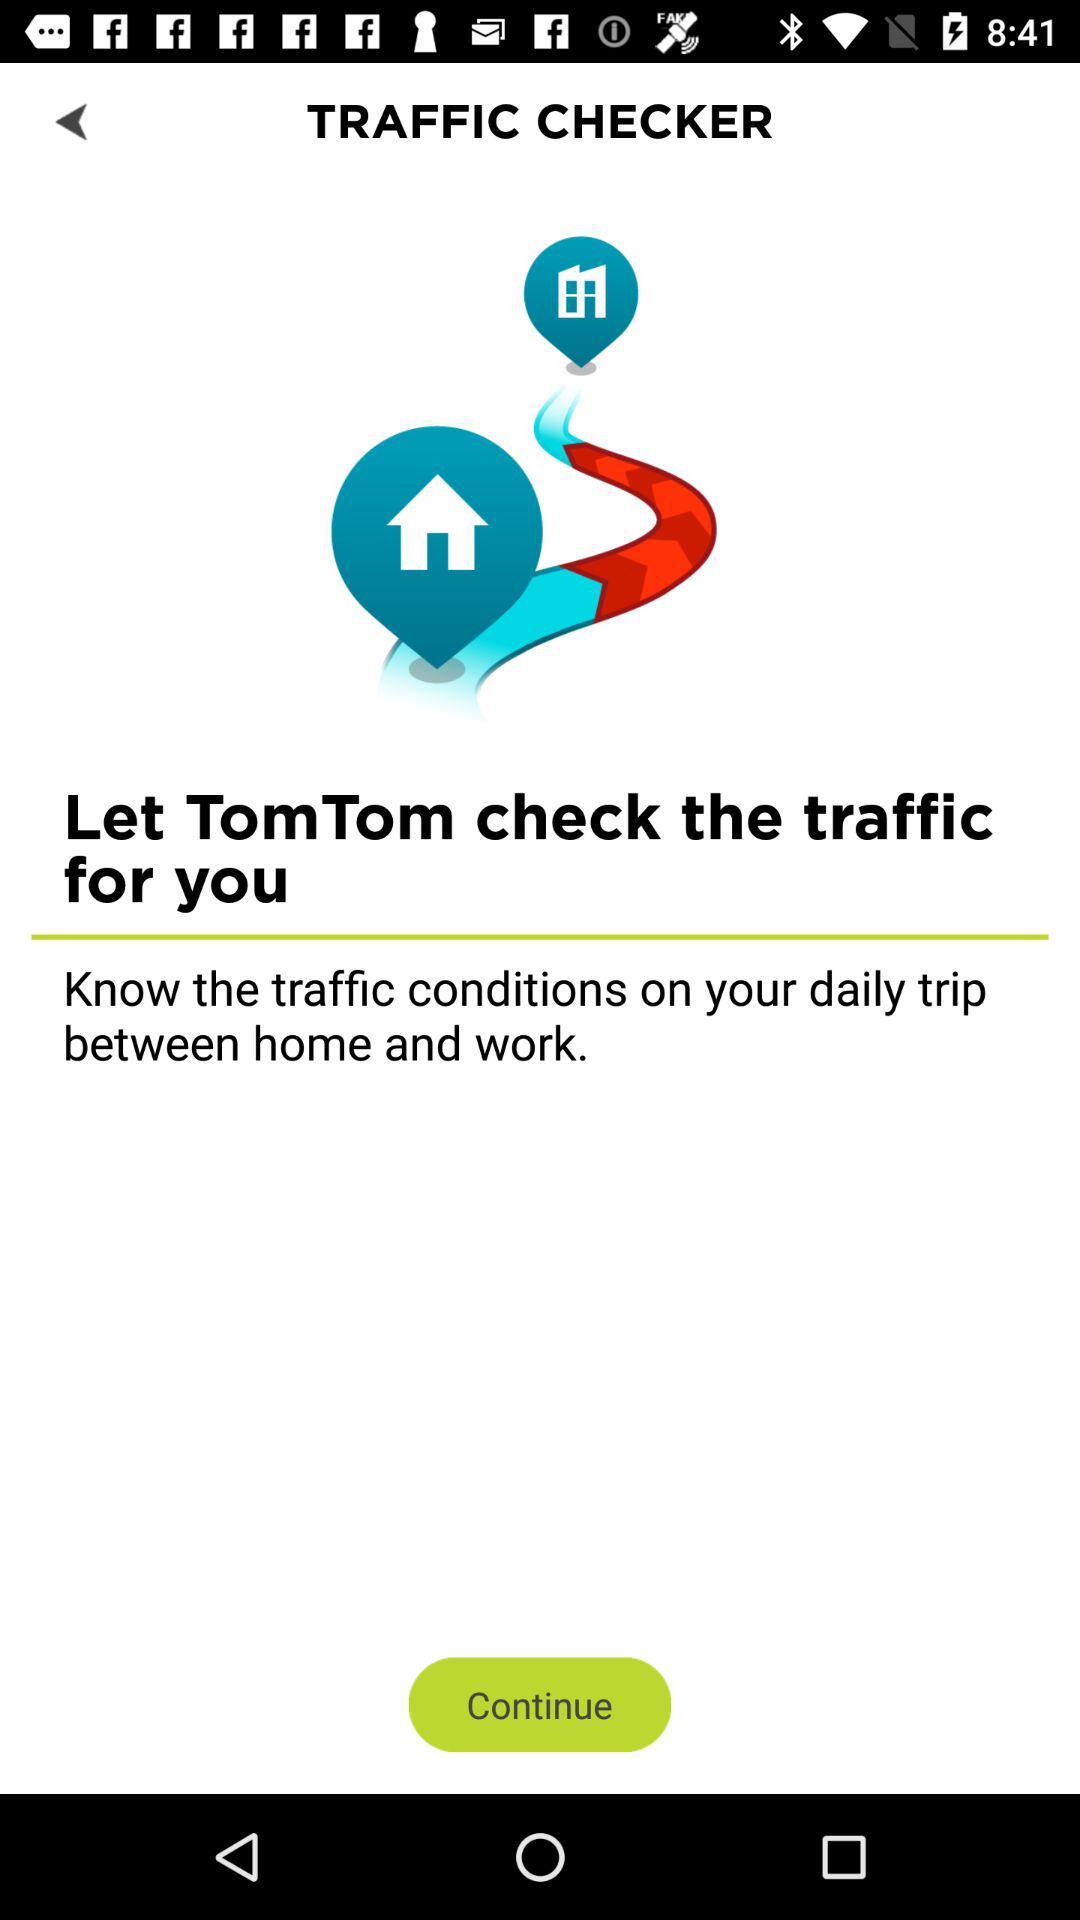 This screenshot has width=1080, height=1920. Describe the element at coordinates (540, 1703) in the screenshot. I see `the continue icon` at that location.